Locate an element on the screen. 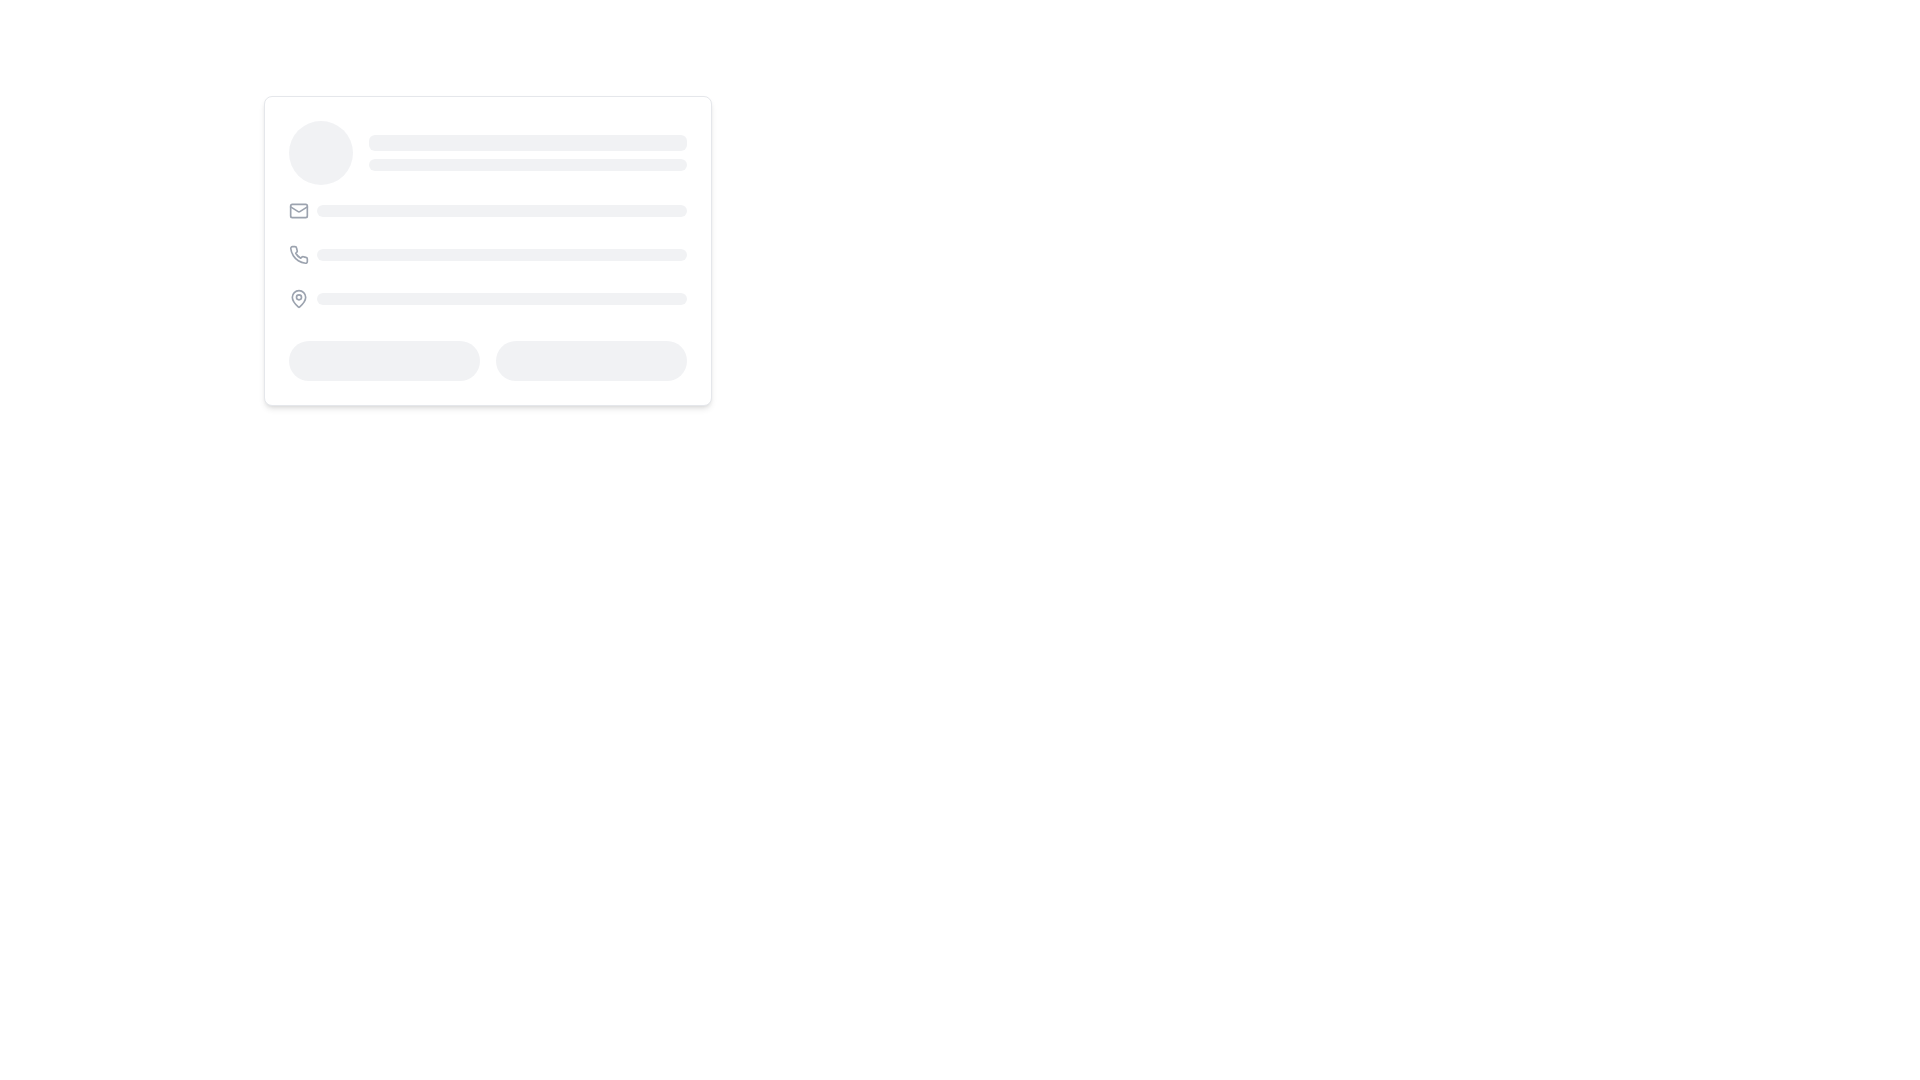 This screenshot has height=1080, width=1920. state or data of the topmost row UI component, which features a gray envelope icon and a light gray placeholder is located at coordinates (488, 211).